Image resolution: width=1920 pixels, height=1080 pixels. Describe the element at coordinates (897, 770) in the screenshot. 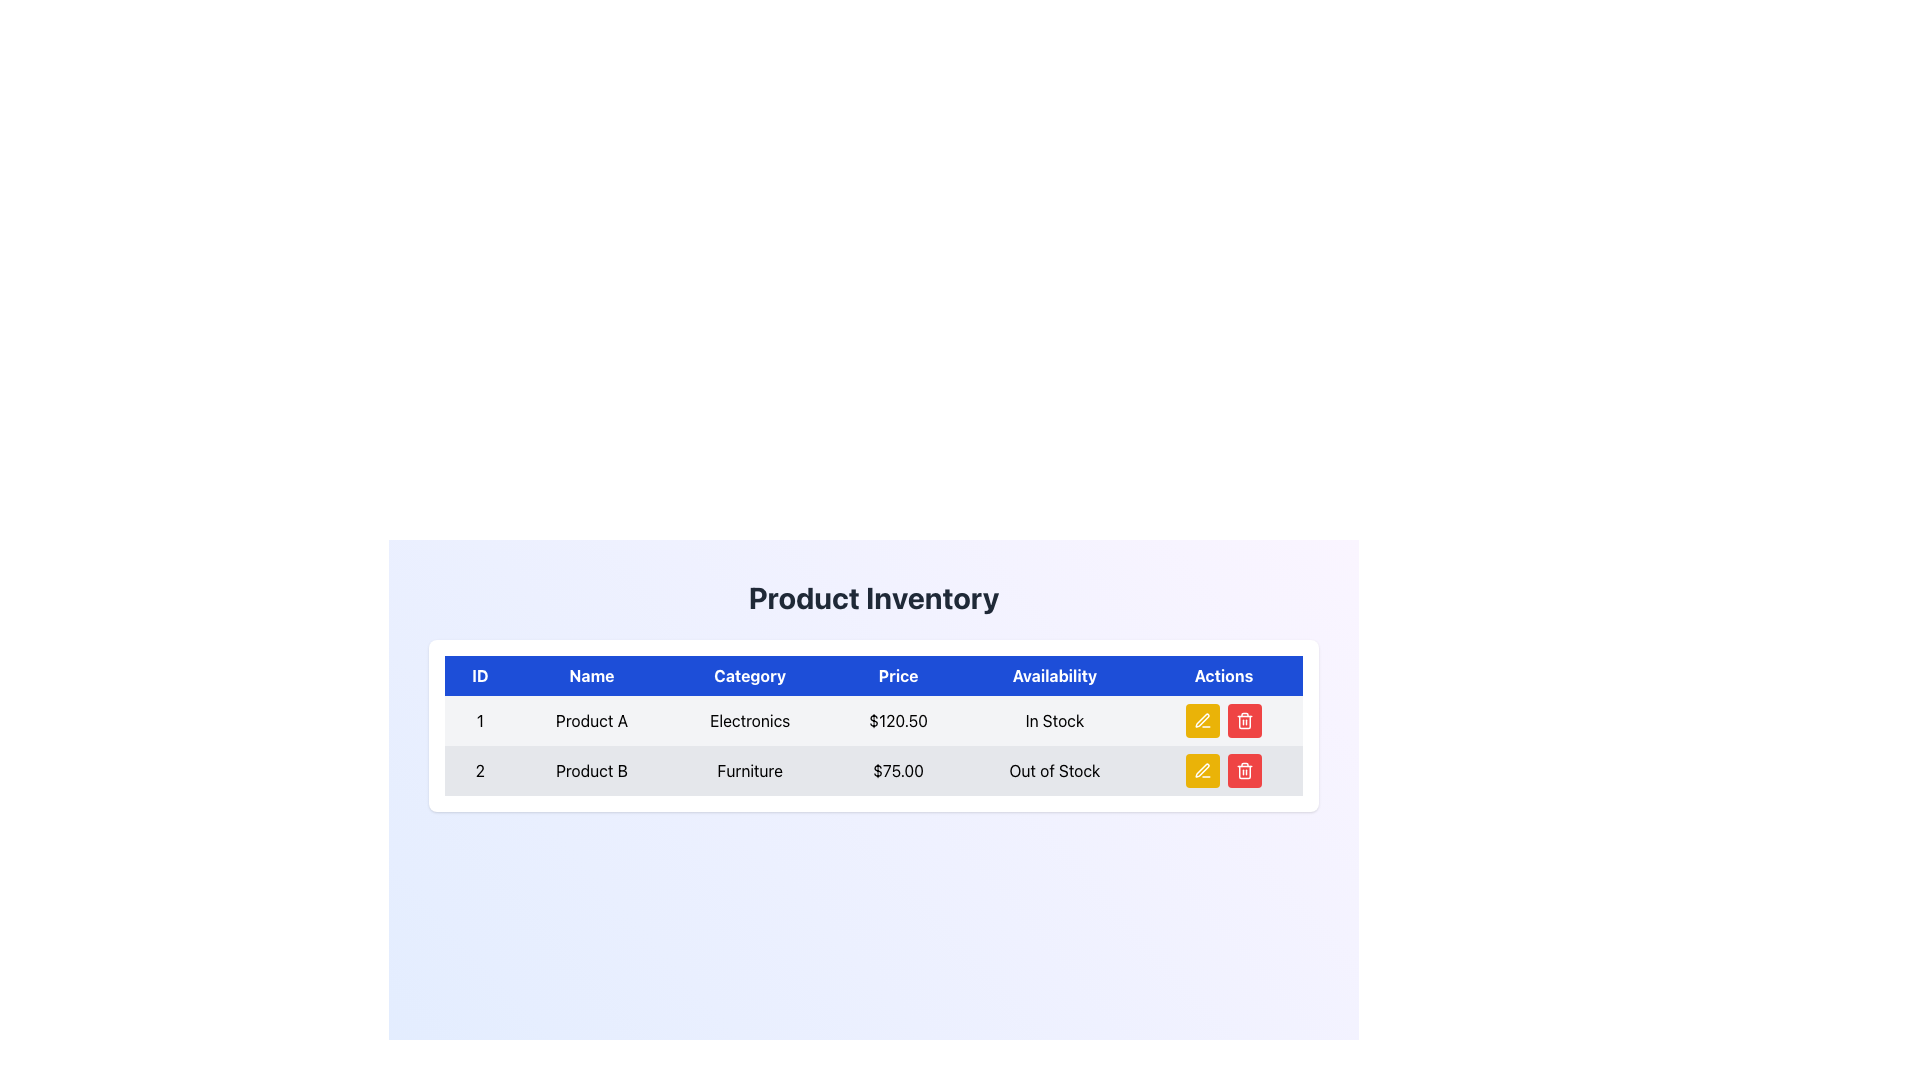

I see `the price label` at that location.